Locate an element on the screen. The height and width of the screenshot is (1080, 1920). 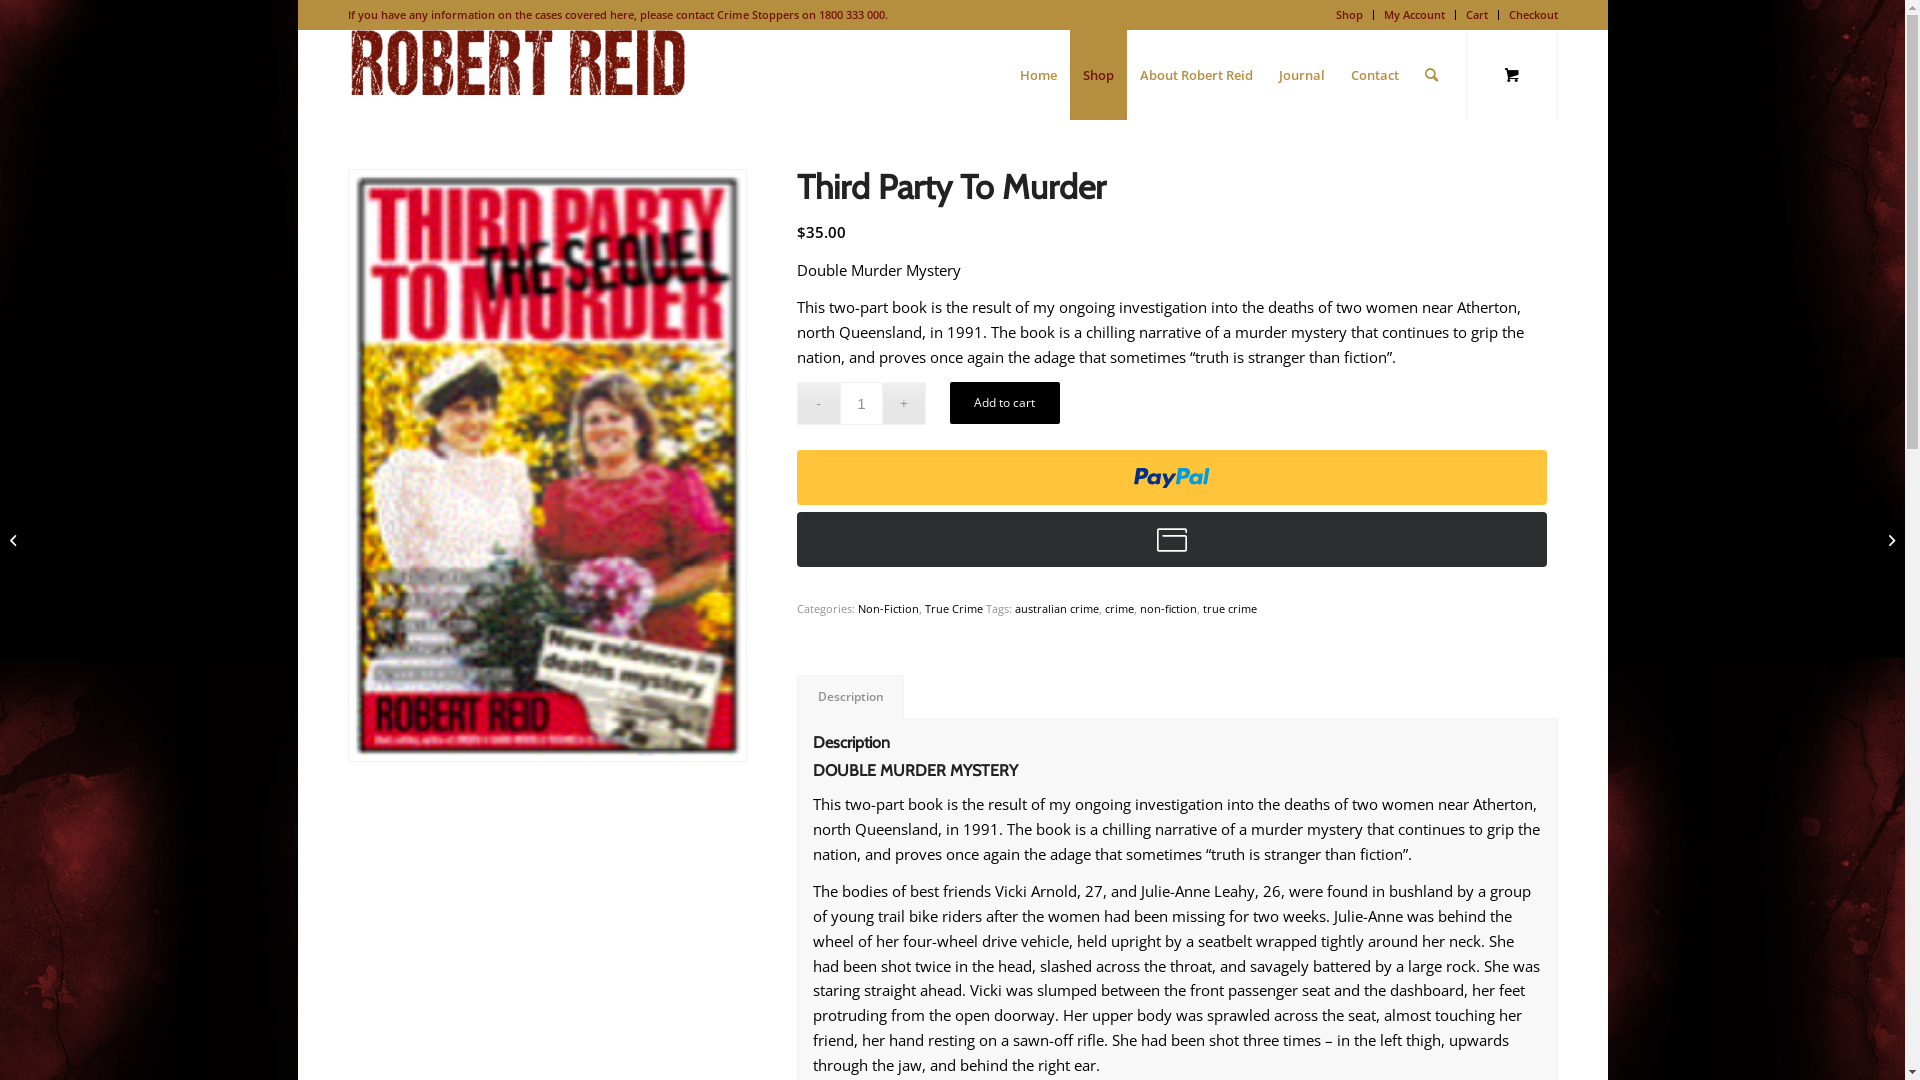
'Cart' is located at coordinates (1477, 14).